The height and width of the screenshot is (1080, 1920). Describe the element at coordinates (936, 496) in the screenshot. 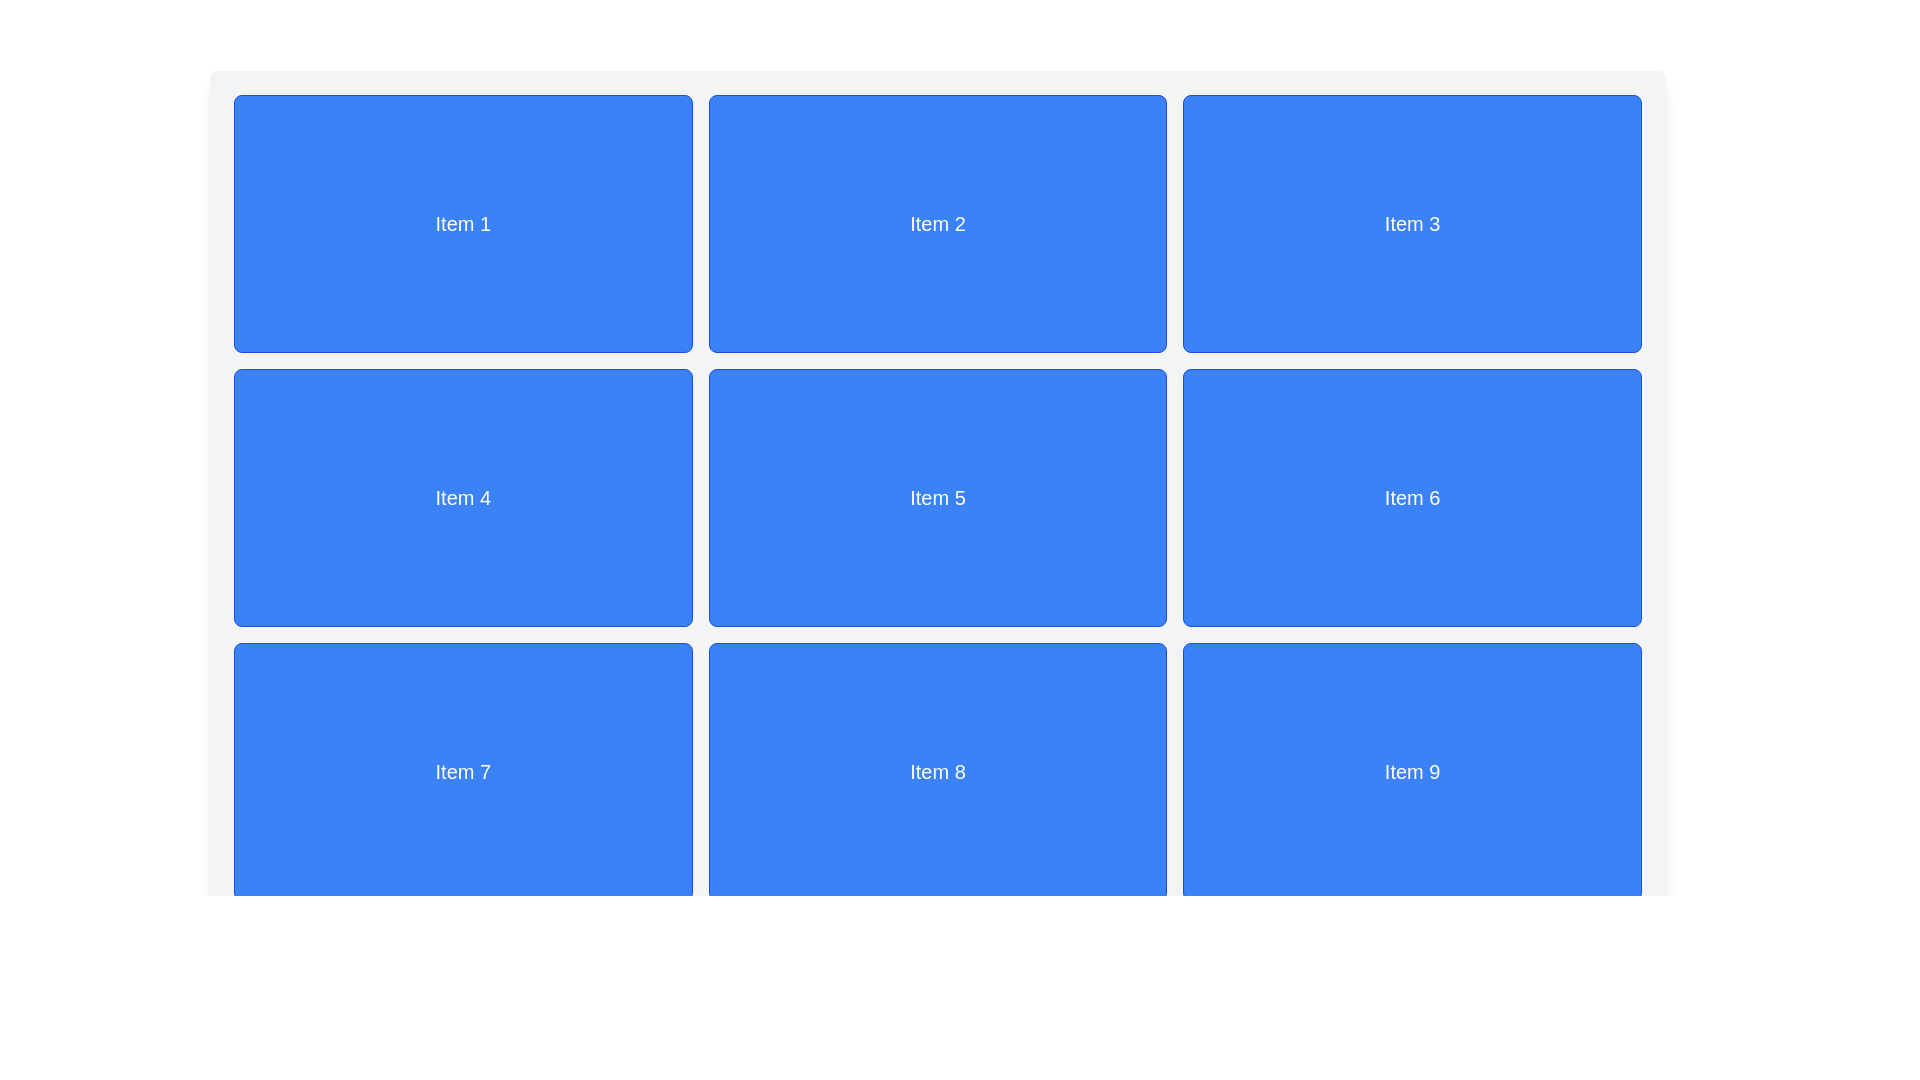

I see `the static card component displaying an individual item or unit in a collection, located in the center of the second row within a grid layout` at that location.